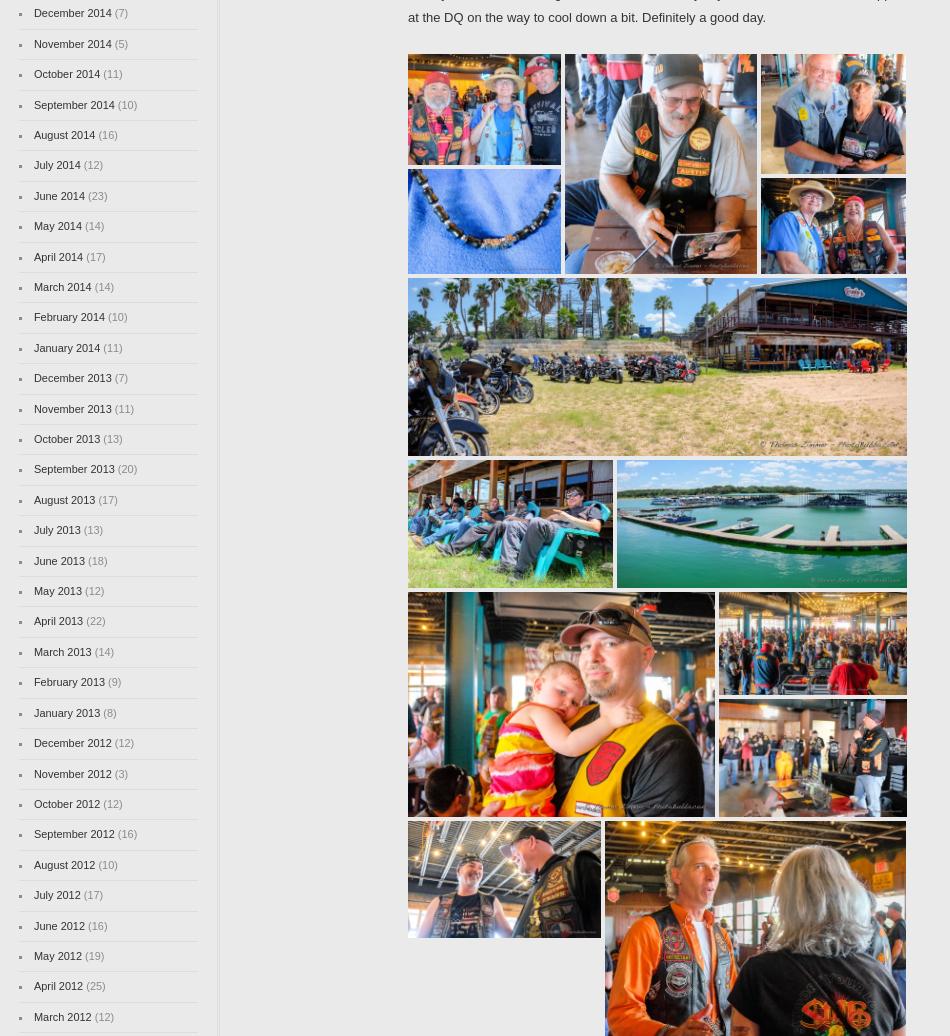 The width and height of the screenshot is (950, 1036). What do you see at coordinates (110, 42) in the screenshot?
I see `'(5)'` at bounding box center [110, 42].